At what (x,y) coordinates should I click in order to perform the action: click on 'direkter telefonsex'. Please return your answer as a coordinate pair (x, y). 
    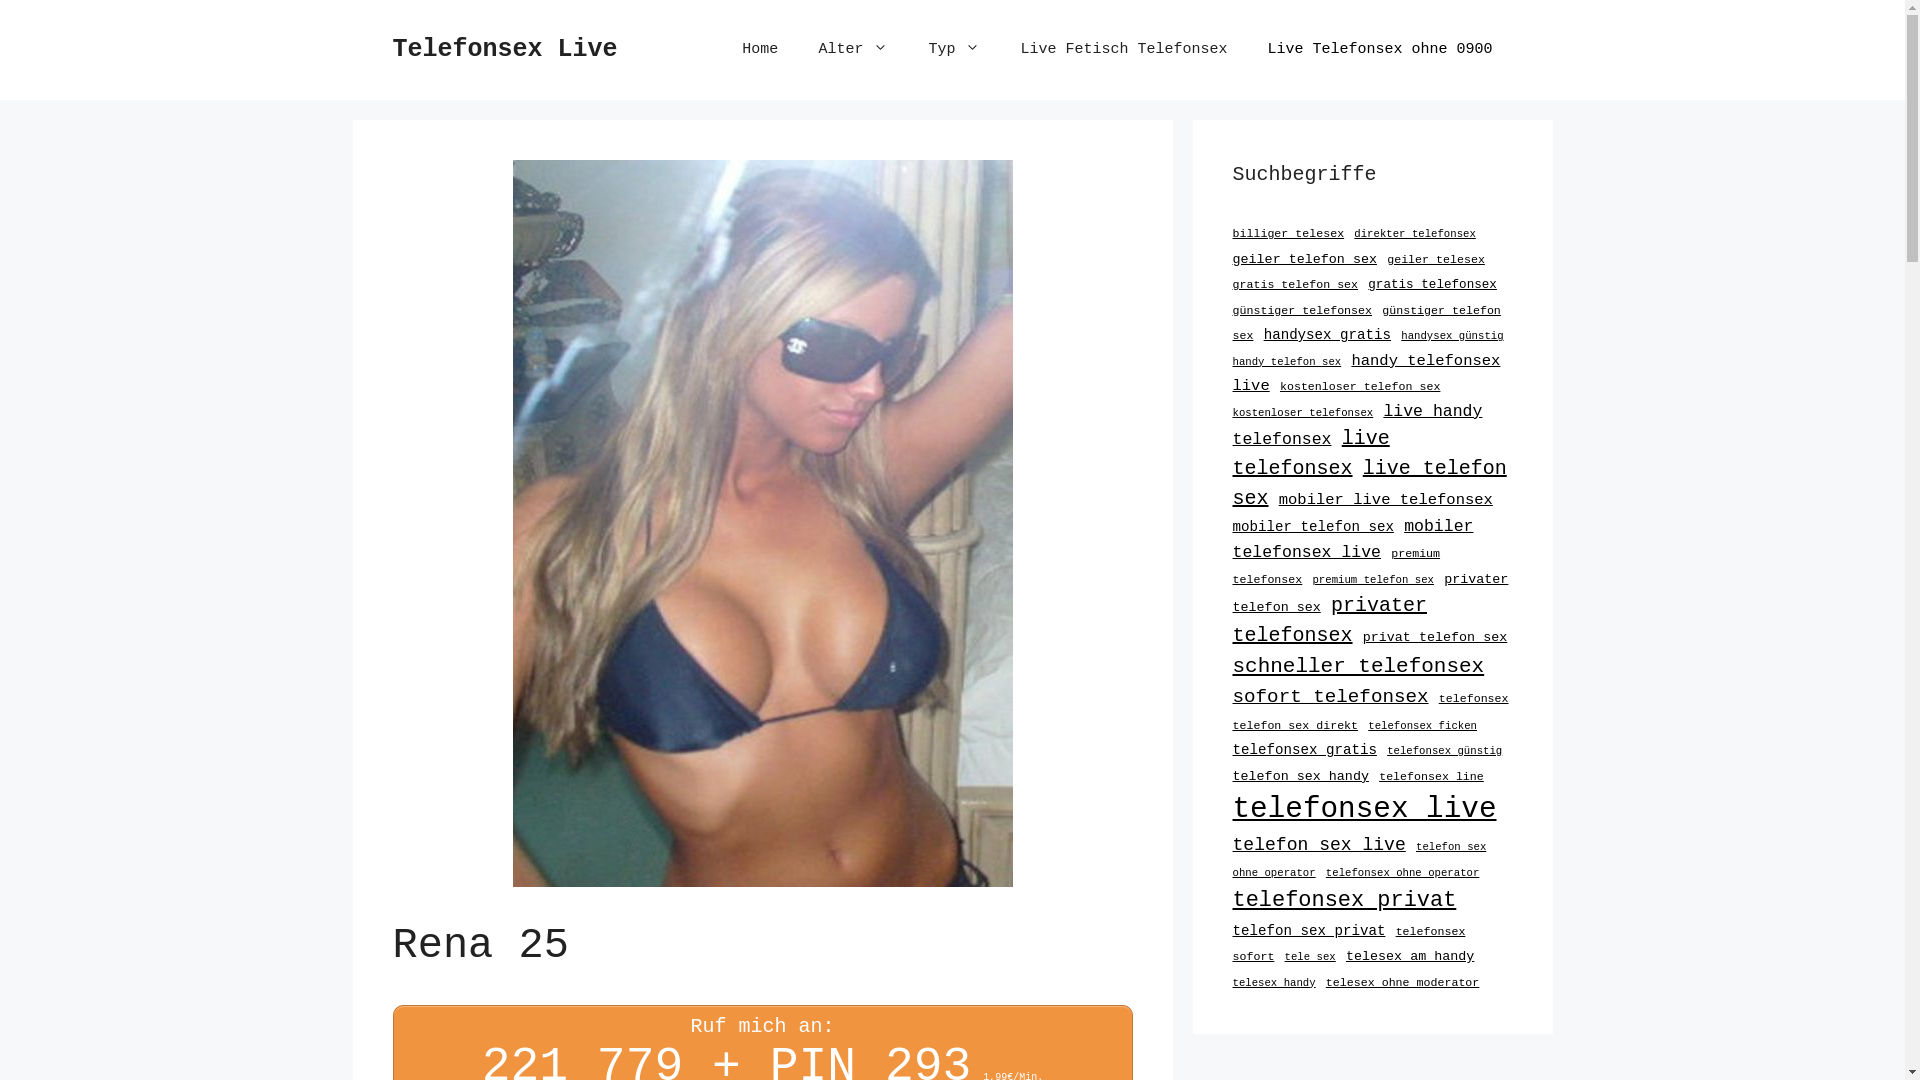
    Looking at the image, I should click on (1414, 233).